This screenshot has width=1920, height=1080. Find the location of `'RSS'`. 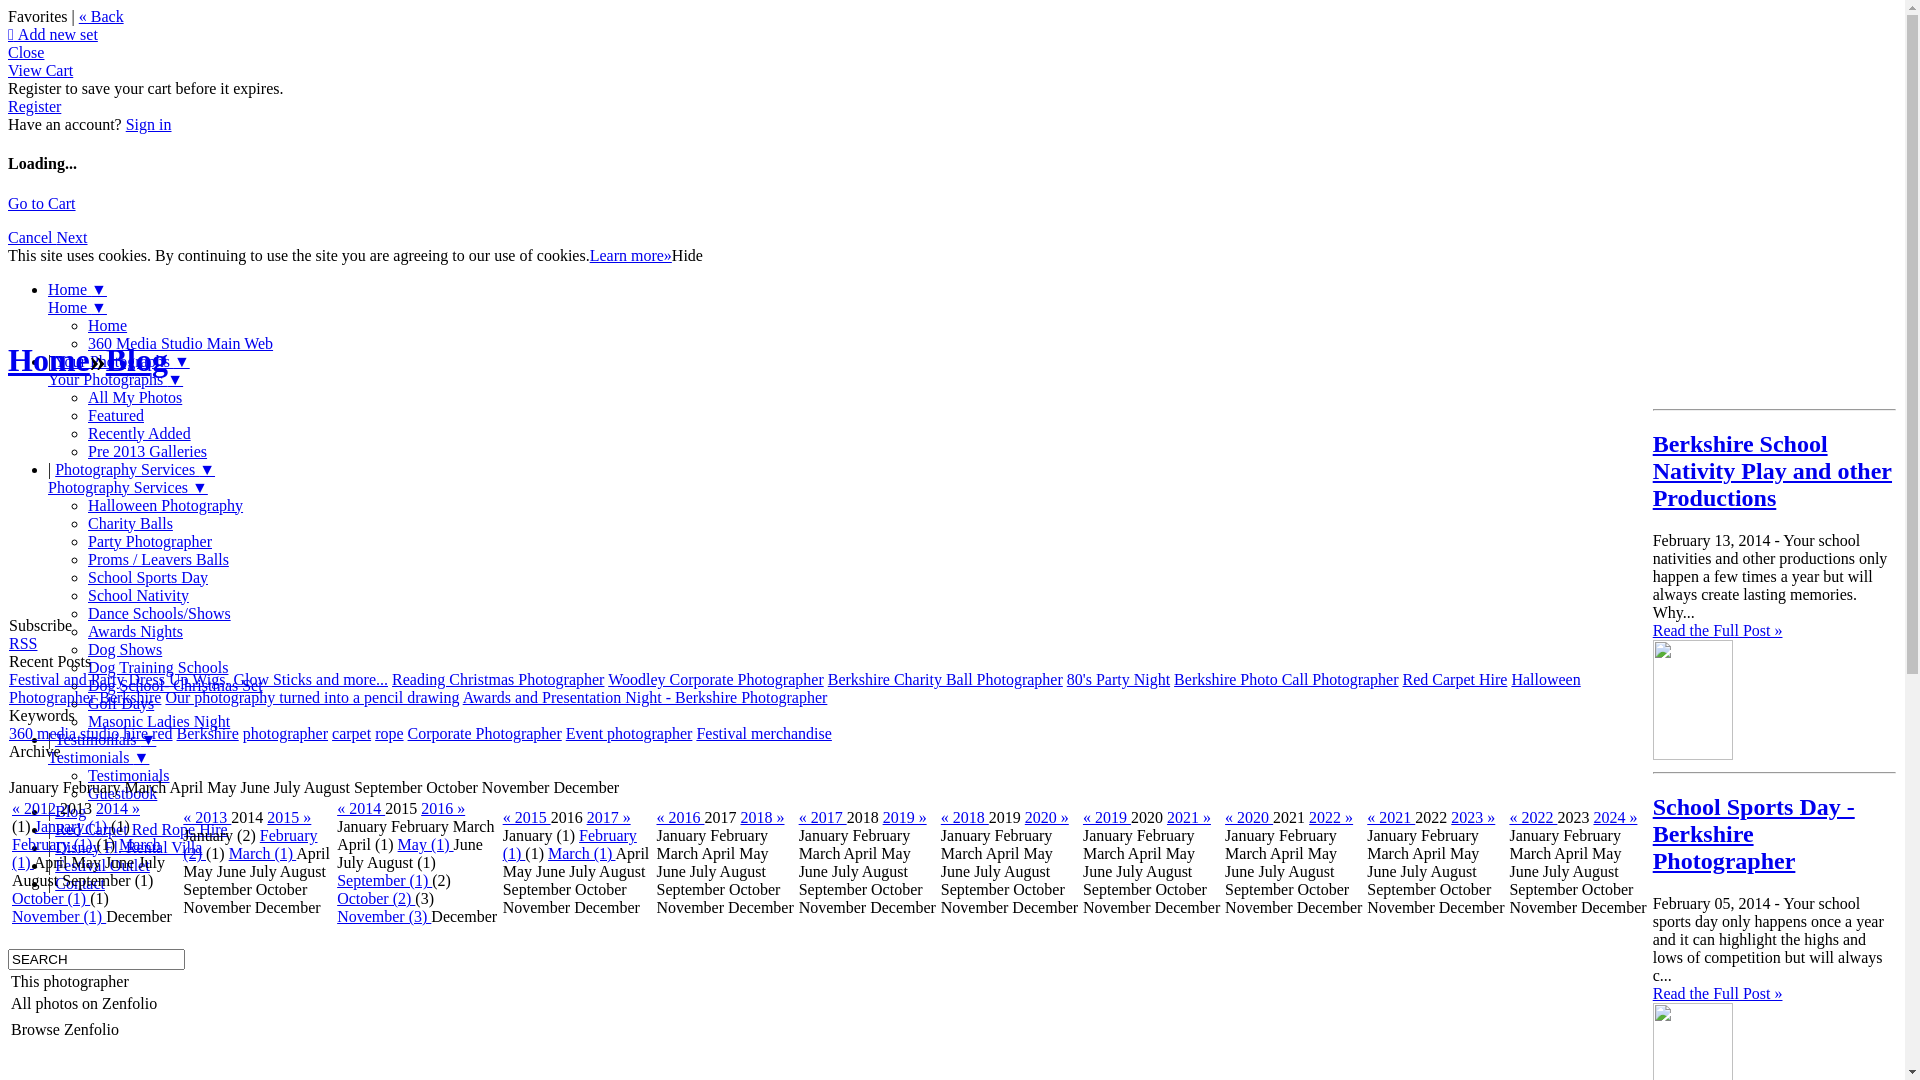

'RSS' is located at coordinates (23, 643).